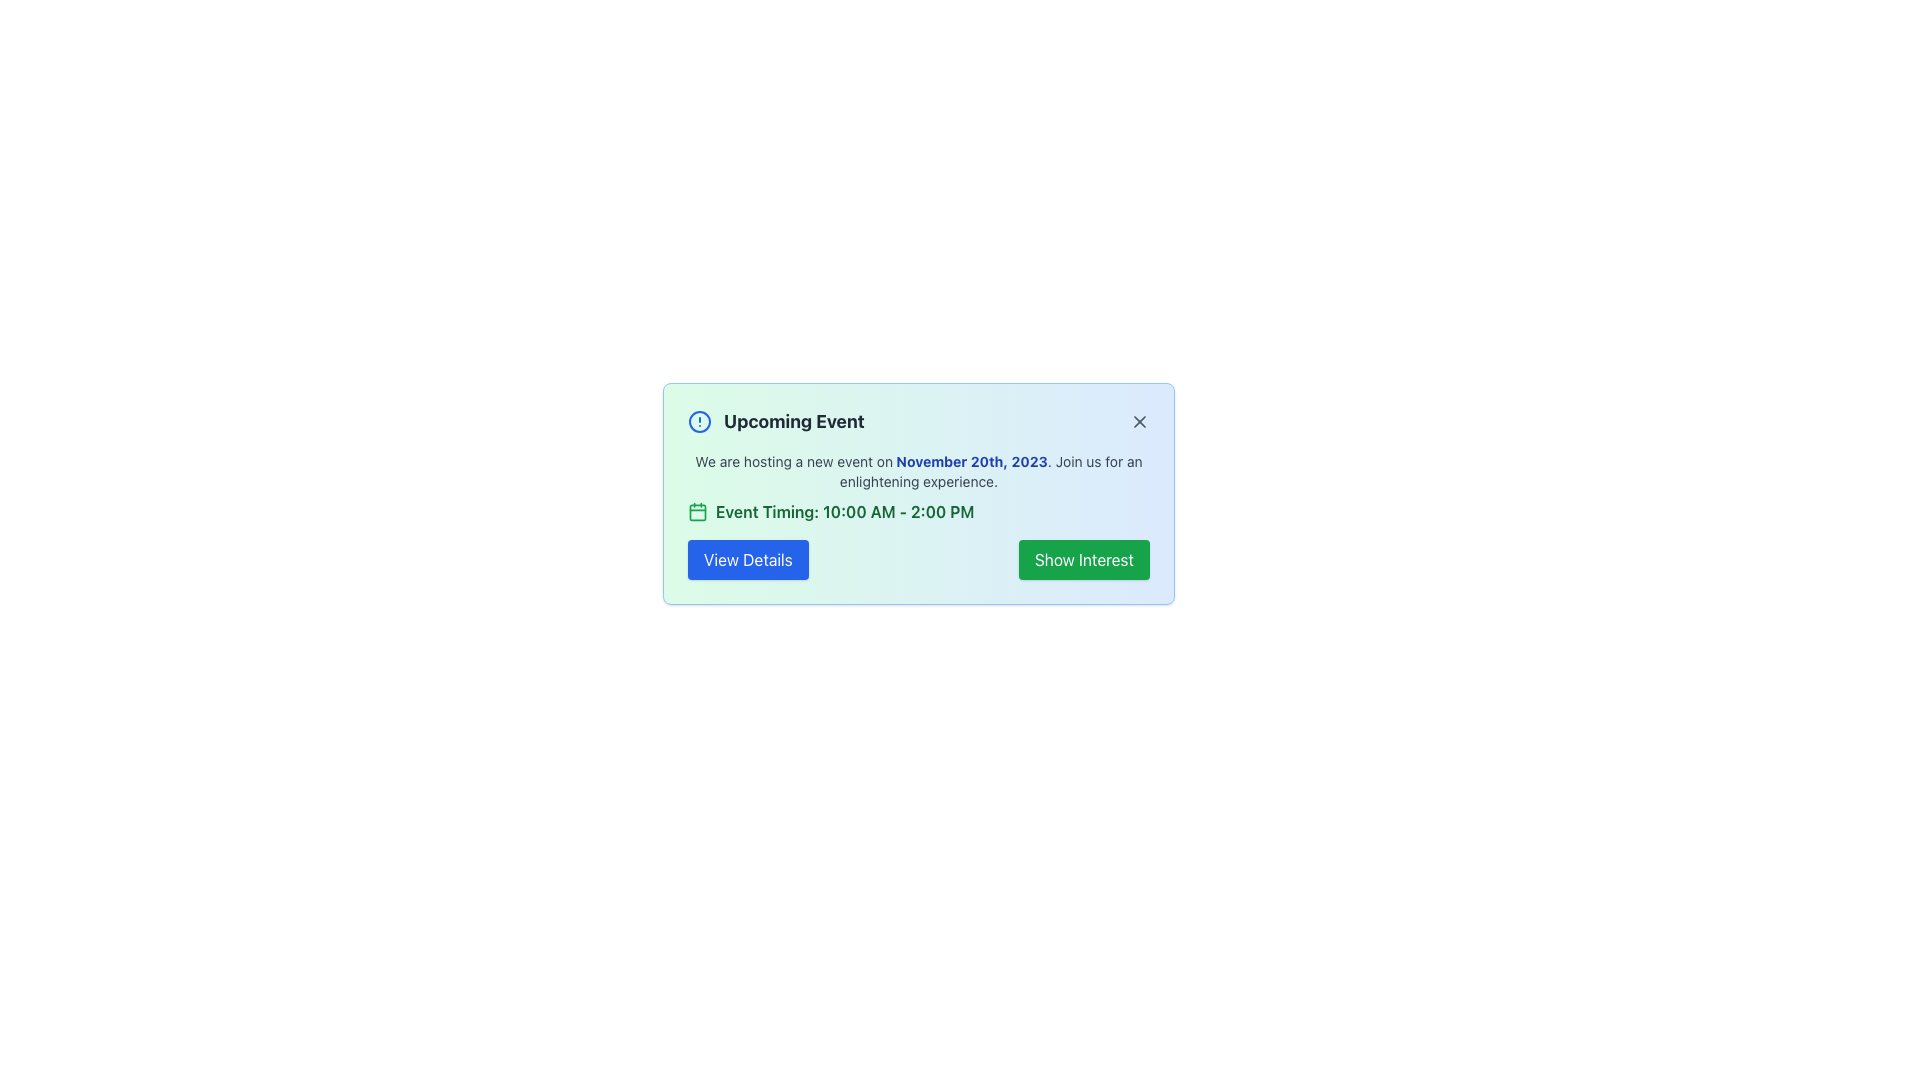  I want to click on the informational label displaying the event timing '10:00 AM - 2:00 PM', located at the bottom of the textual content area, following 'We are hosting a new event...' and preceding the buttons 'View Details' and 'Show Interest', so click(917, 511).